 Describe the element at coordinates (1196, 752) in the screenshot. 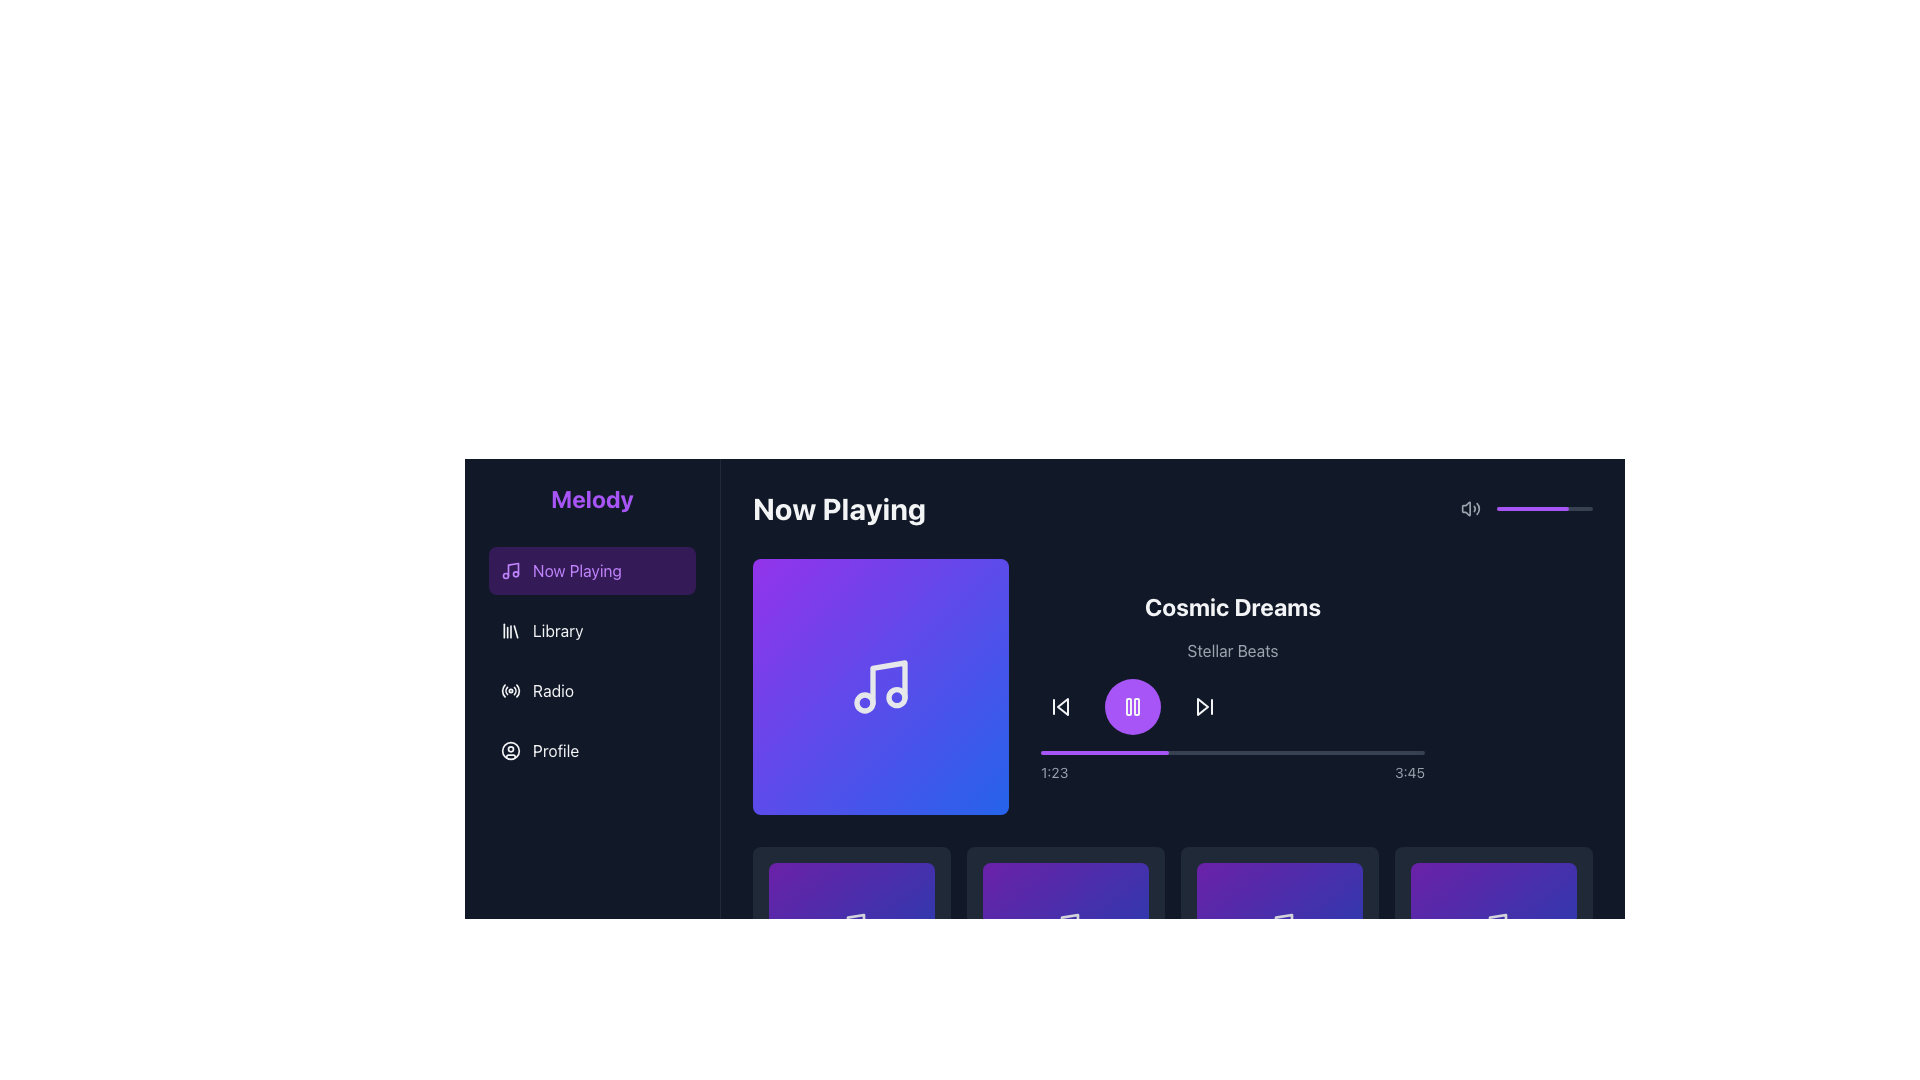

I see `media playback` at that location.